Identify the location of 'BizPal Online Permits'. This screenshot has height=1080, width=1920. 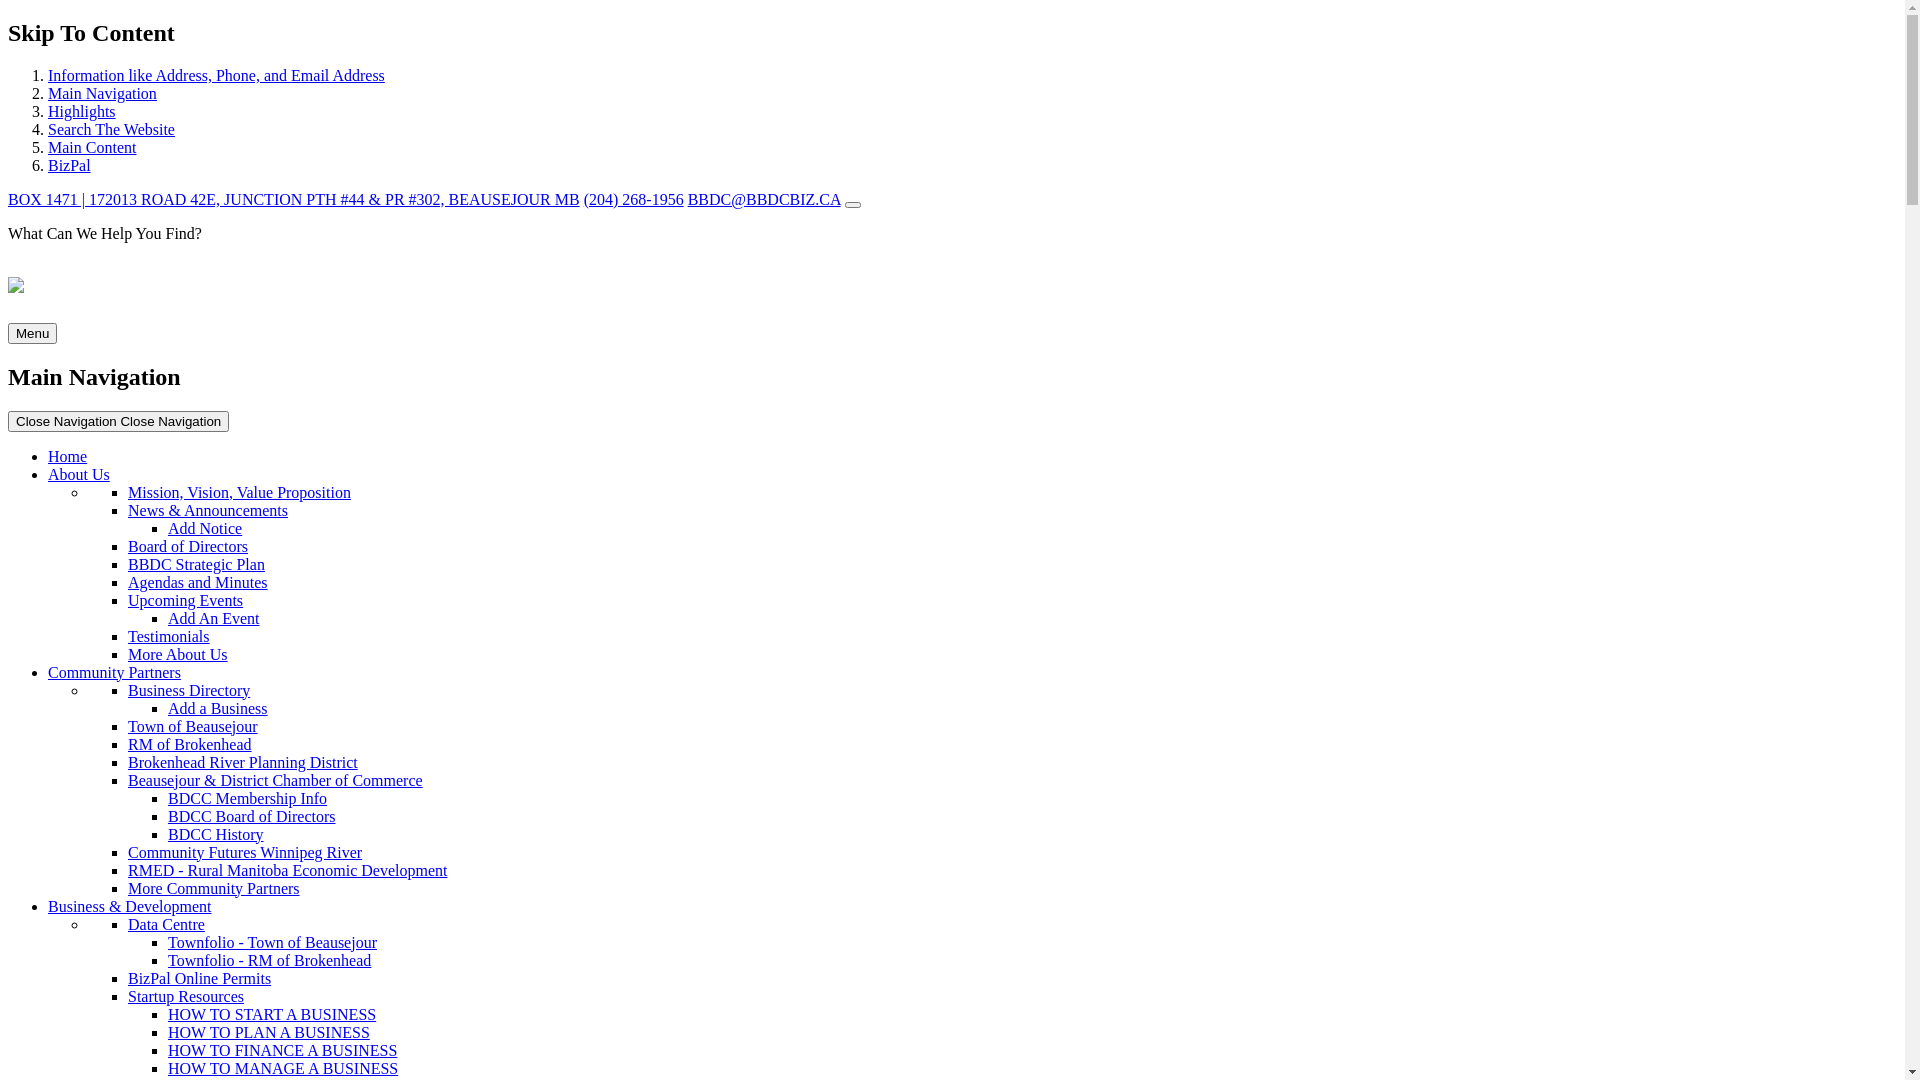
(199, 977).